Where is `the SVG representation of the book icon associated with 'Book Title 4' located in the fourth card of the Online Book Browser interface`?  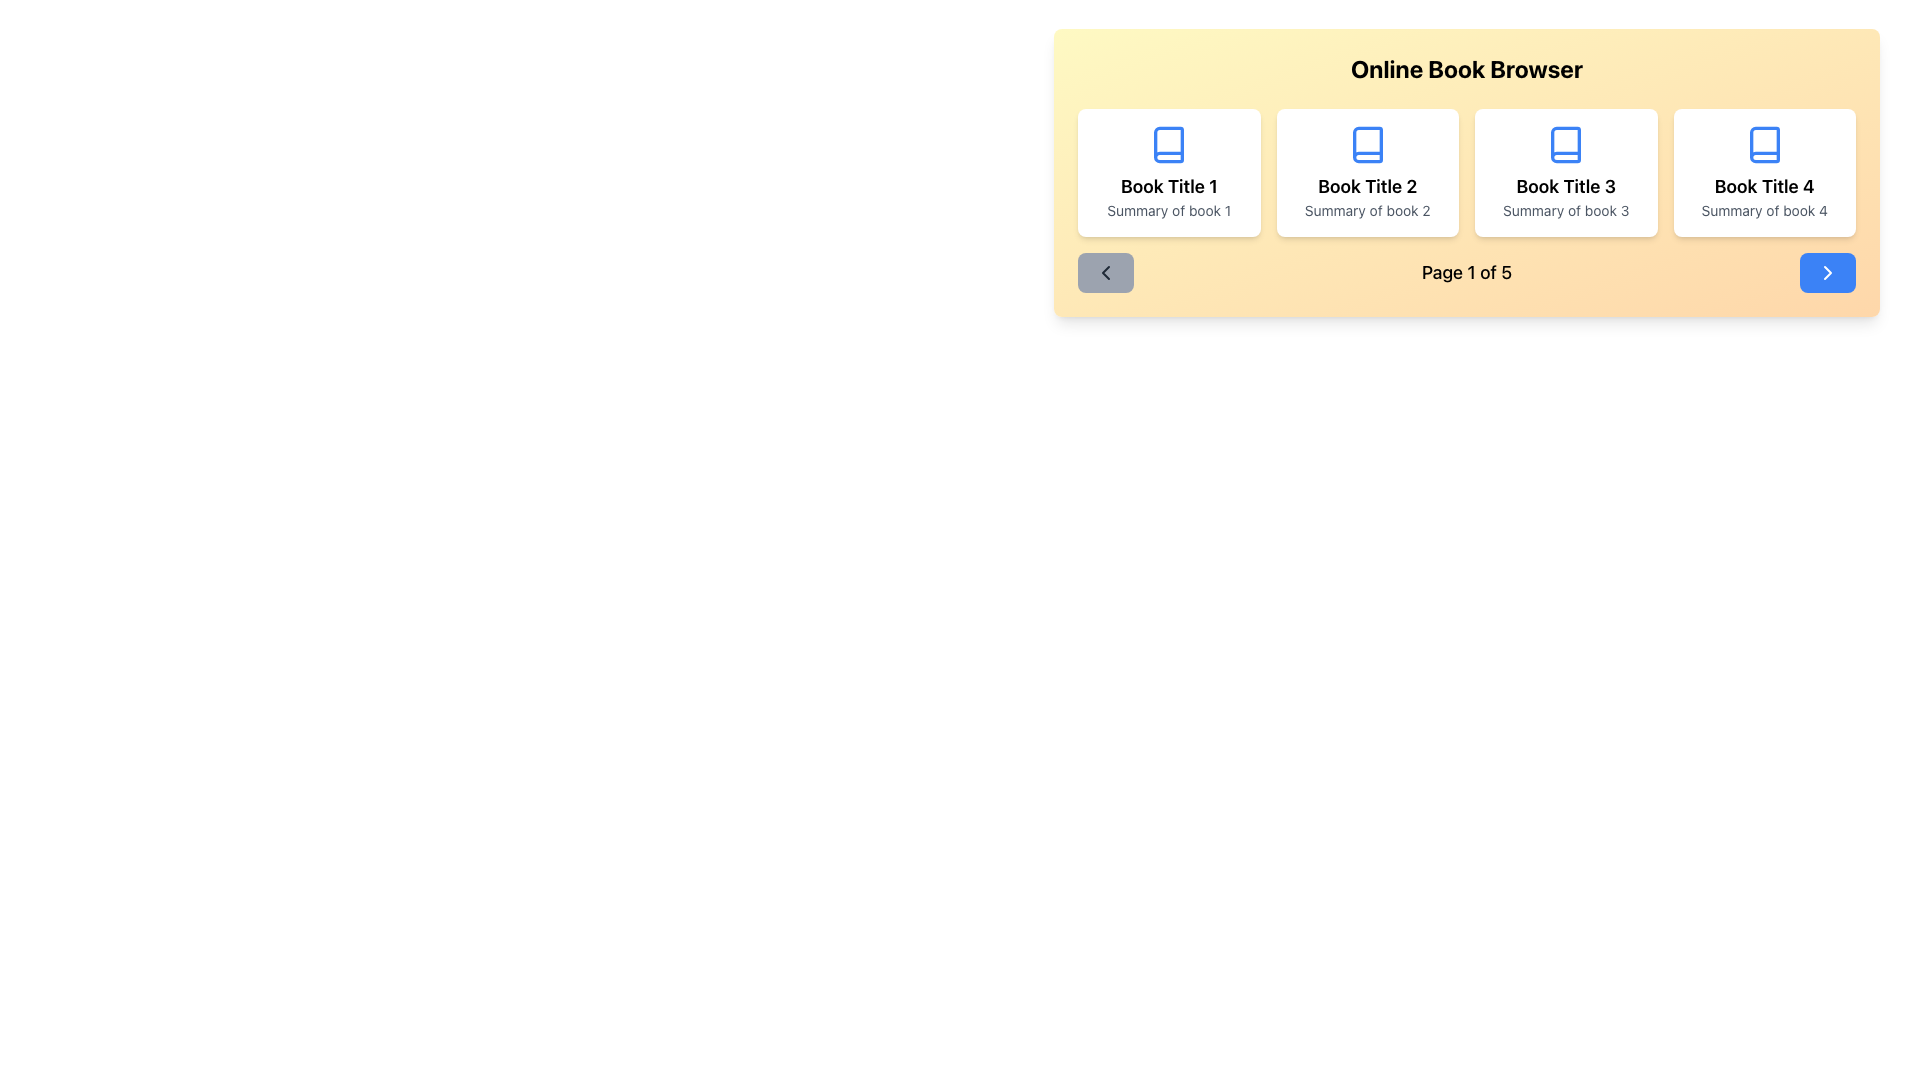 the SVG representation of the book icon associated with 'Book Title 4' located in the fourth card of the Online Book Browser interface is located at coordinates (1764, 144).